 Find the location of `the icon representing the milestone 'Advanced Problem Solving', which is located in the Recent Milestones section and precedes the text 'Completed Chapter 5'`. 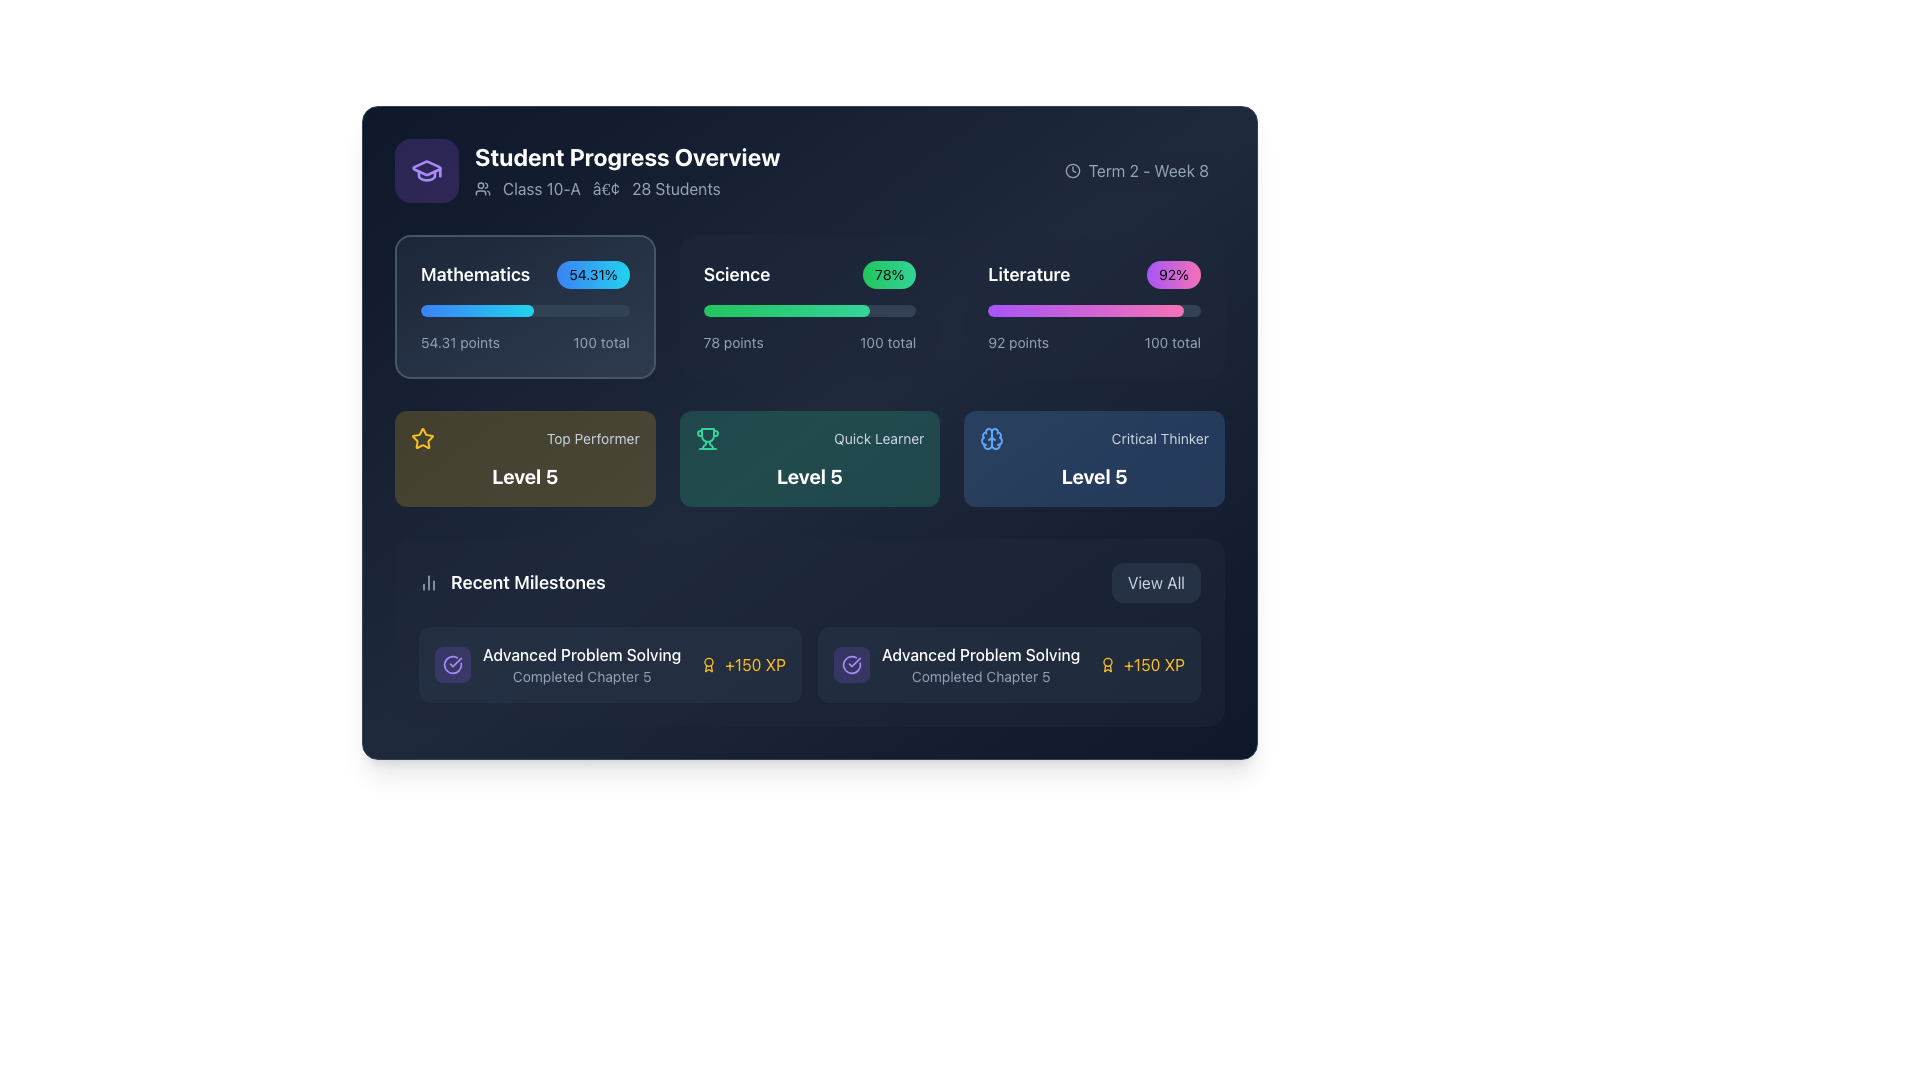

the icon representing the milestone 'Advanced Problem Solving', which is located in the Recent Milestones section and precedes the text 'Completed Chapter 5' is located at coordinates (451, 664).